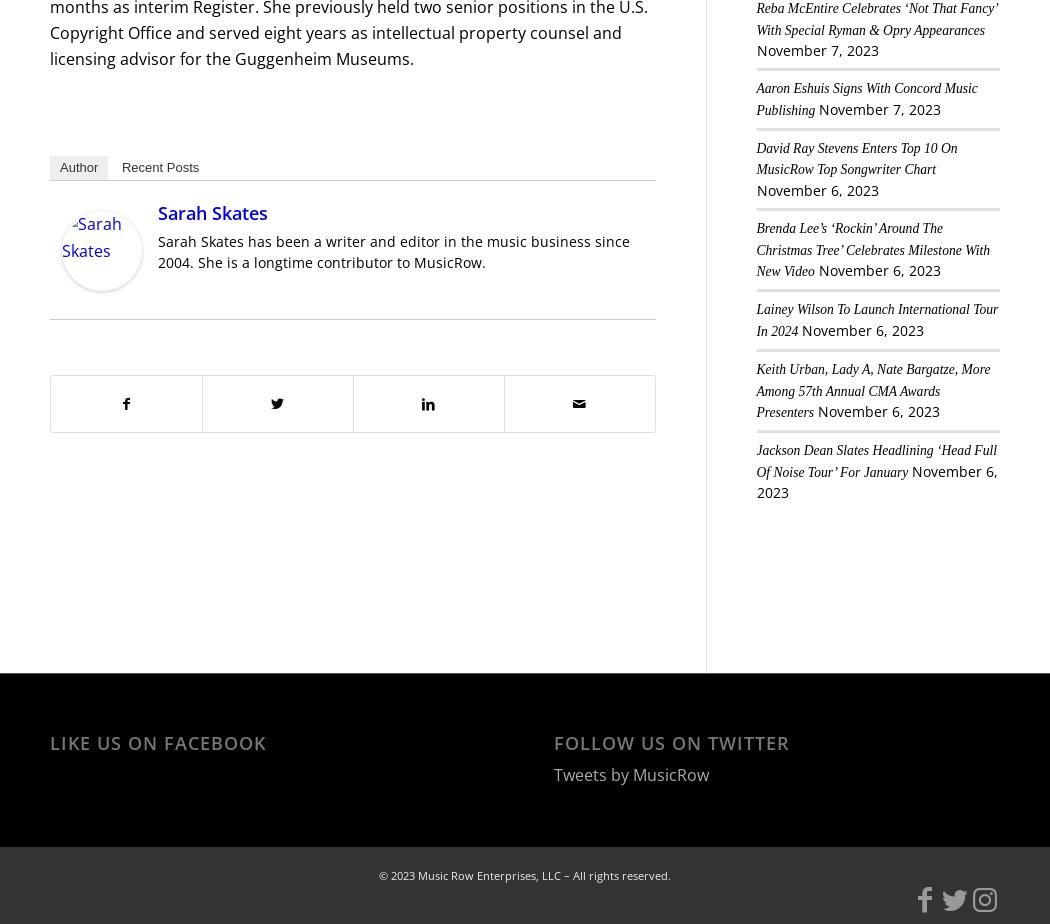 This screenshot has height=924, width=1050. I want to click on 'Brenda Lee’s ‘Rockin’ Around The Christmas Tree’ Celebrates Milestone With New Video', so click(871, 250).